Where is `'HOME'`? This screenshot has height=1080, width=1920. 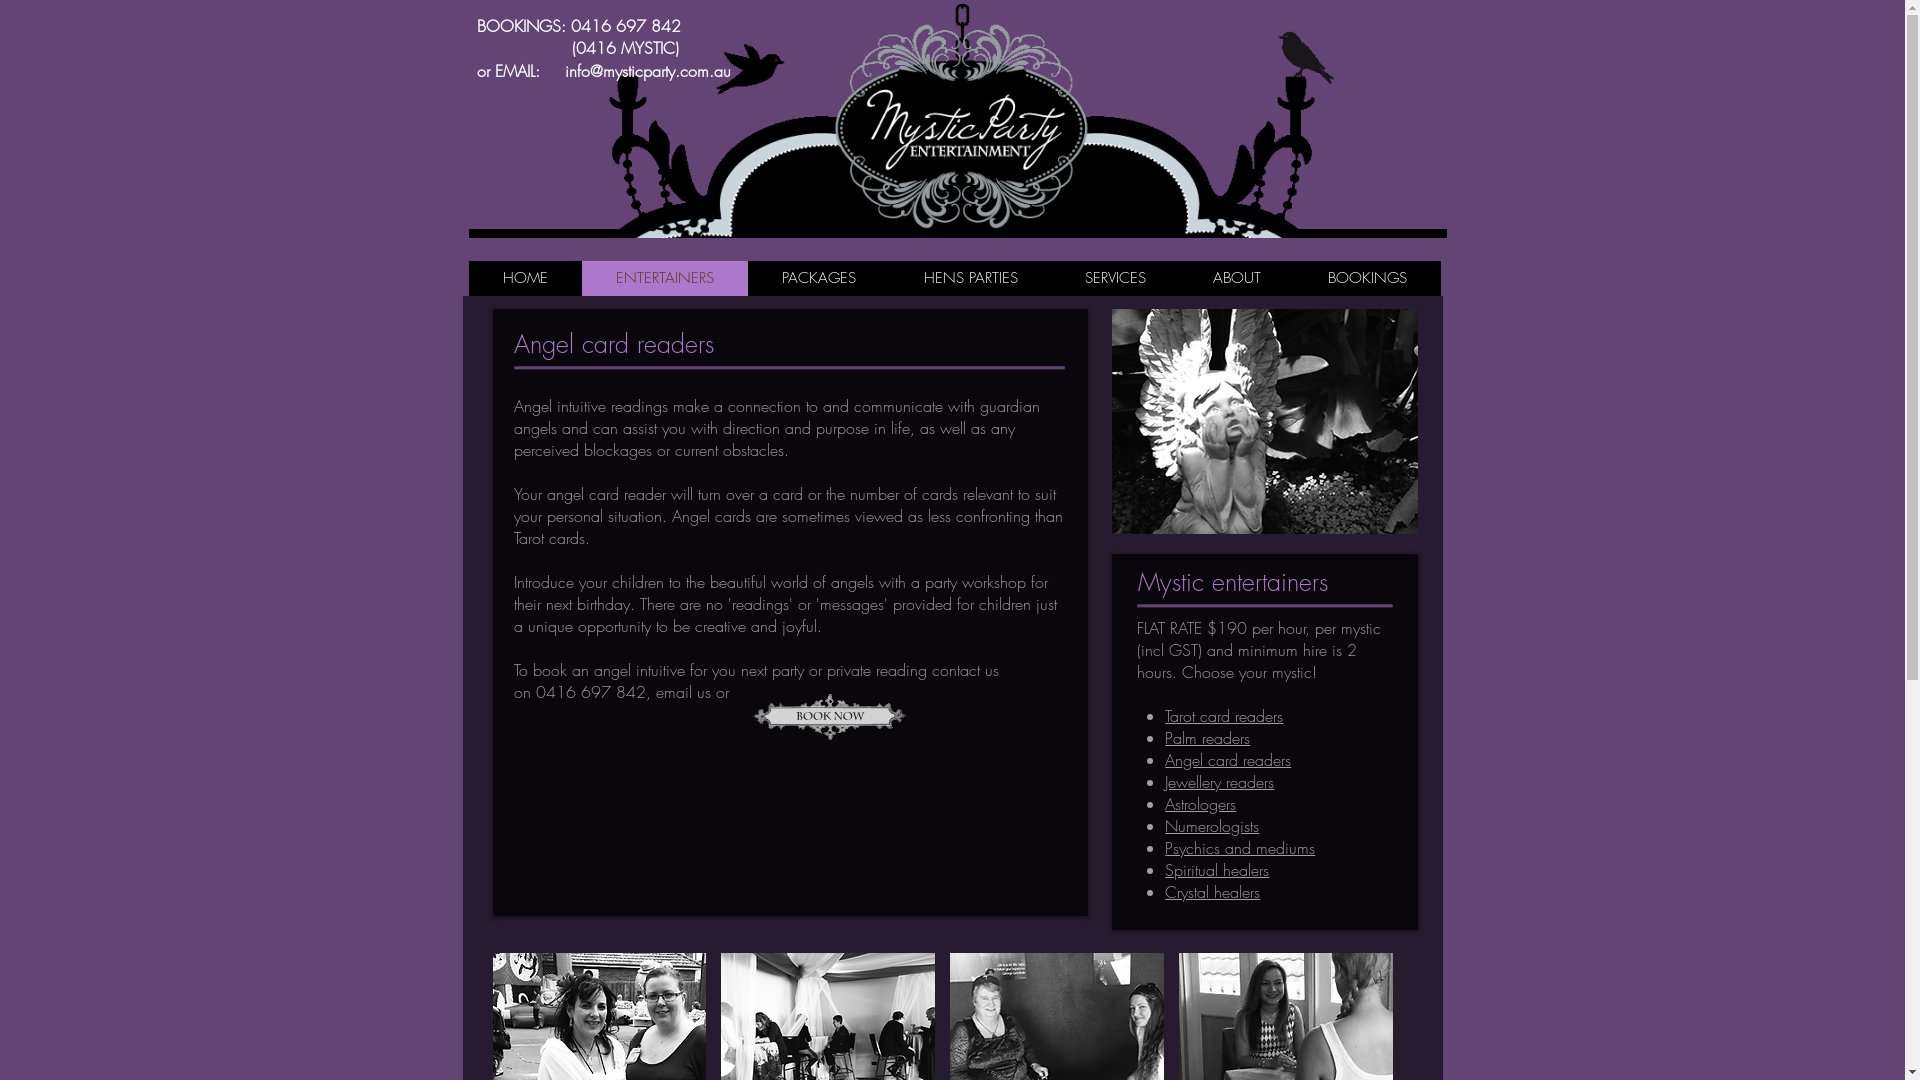
'HOME' is located at coordinates (524, 278).